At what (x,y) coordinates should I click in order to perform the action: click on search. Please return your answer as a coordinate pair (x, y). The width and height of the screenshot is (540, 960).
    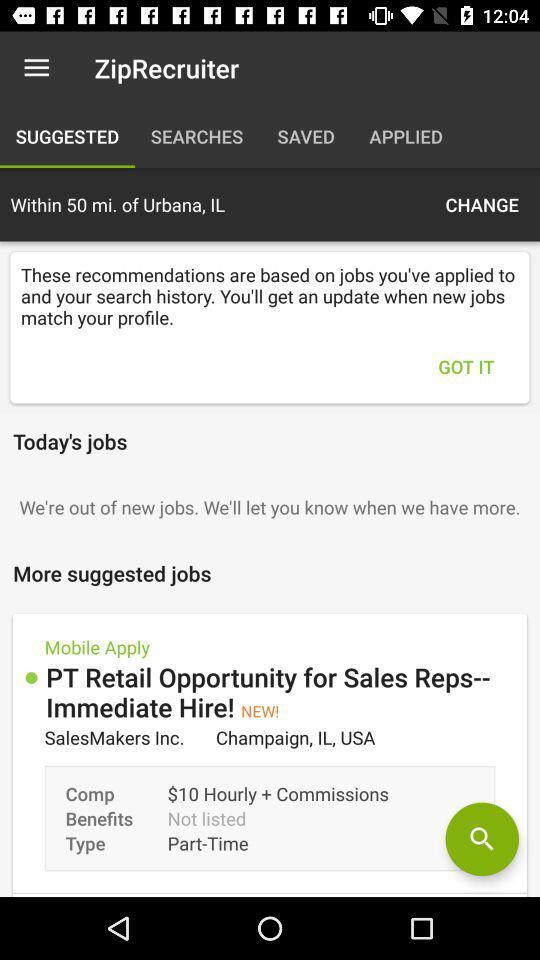
    Looking at the image, I should click on (481, 839).